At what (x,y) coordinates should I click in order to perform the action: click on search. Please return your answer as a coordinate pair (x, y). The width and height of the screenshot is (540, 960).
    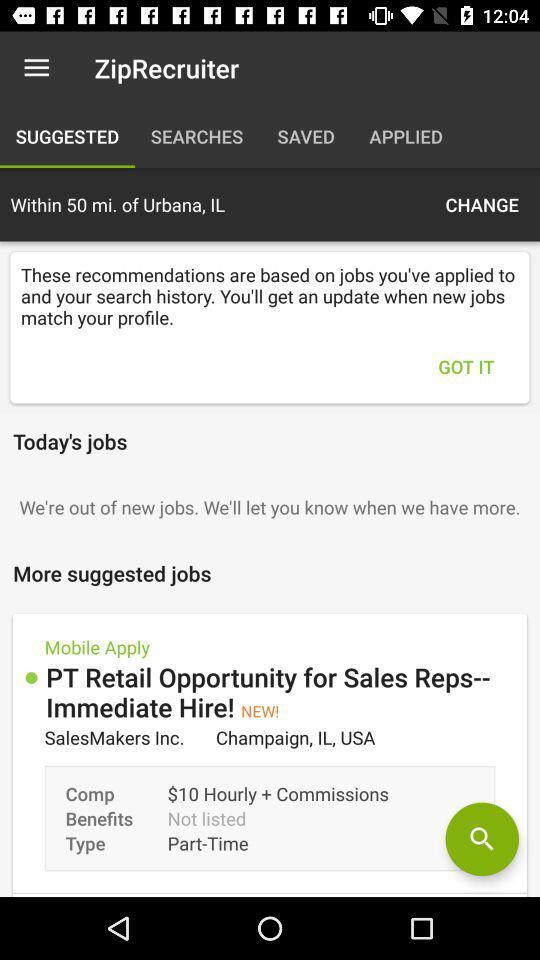
    Looking at the image, I should click on (481, 839).